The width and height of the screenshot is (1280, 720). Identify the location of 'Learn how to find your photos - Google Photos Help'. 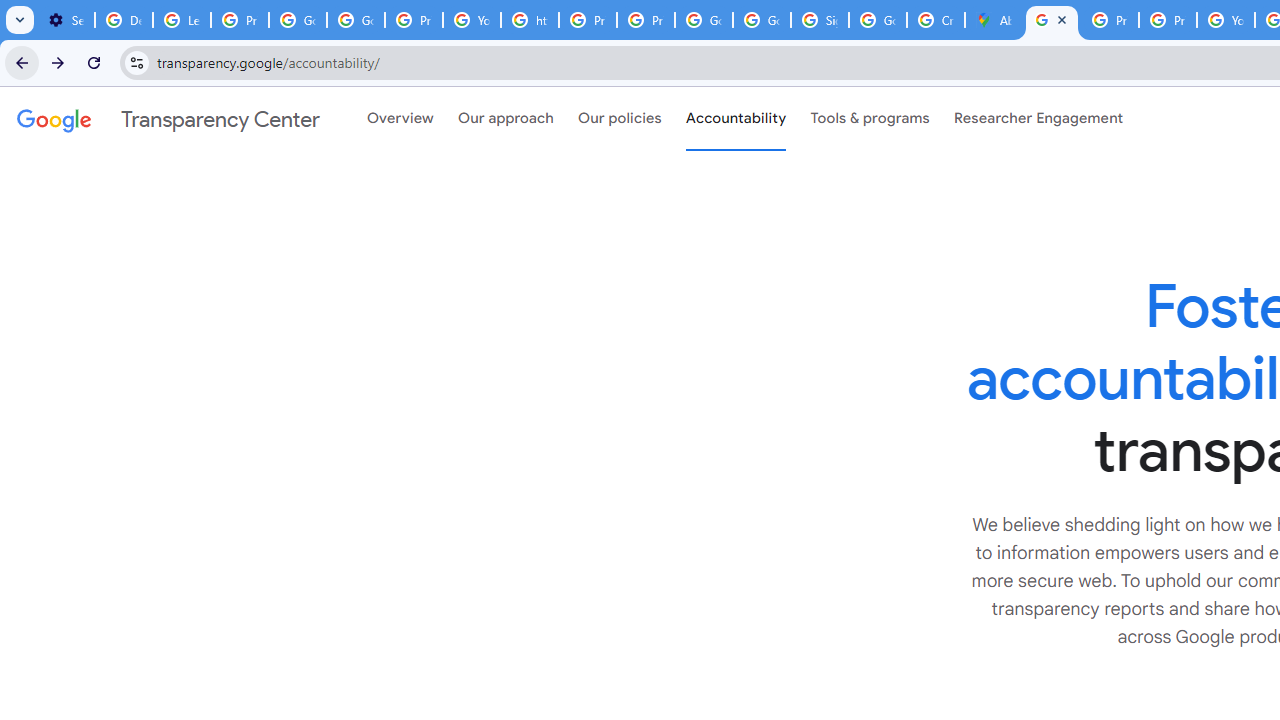
(181, 20).